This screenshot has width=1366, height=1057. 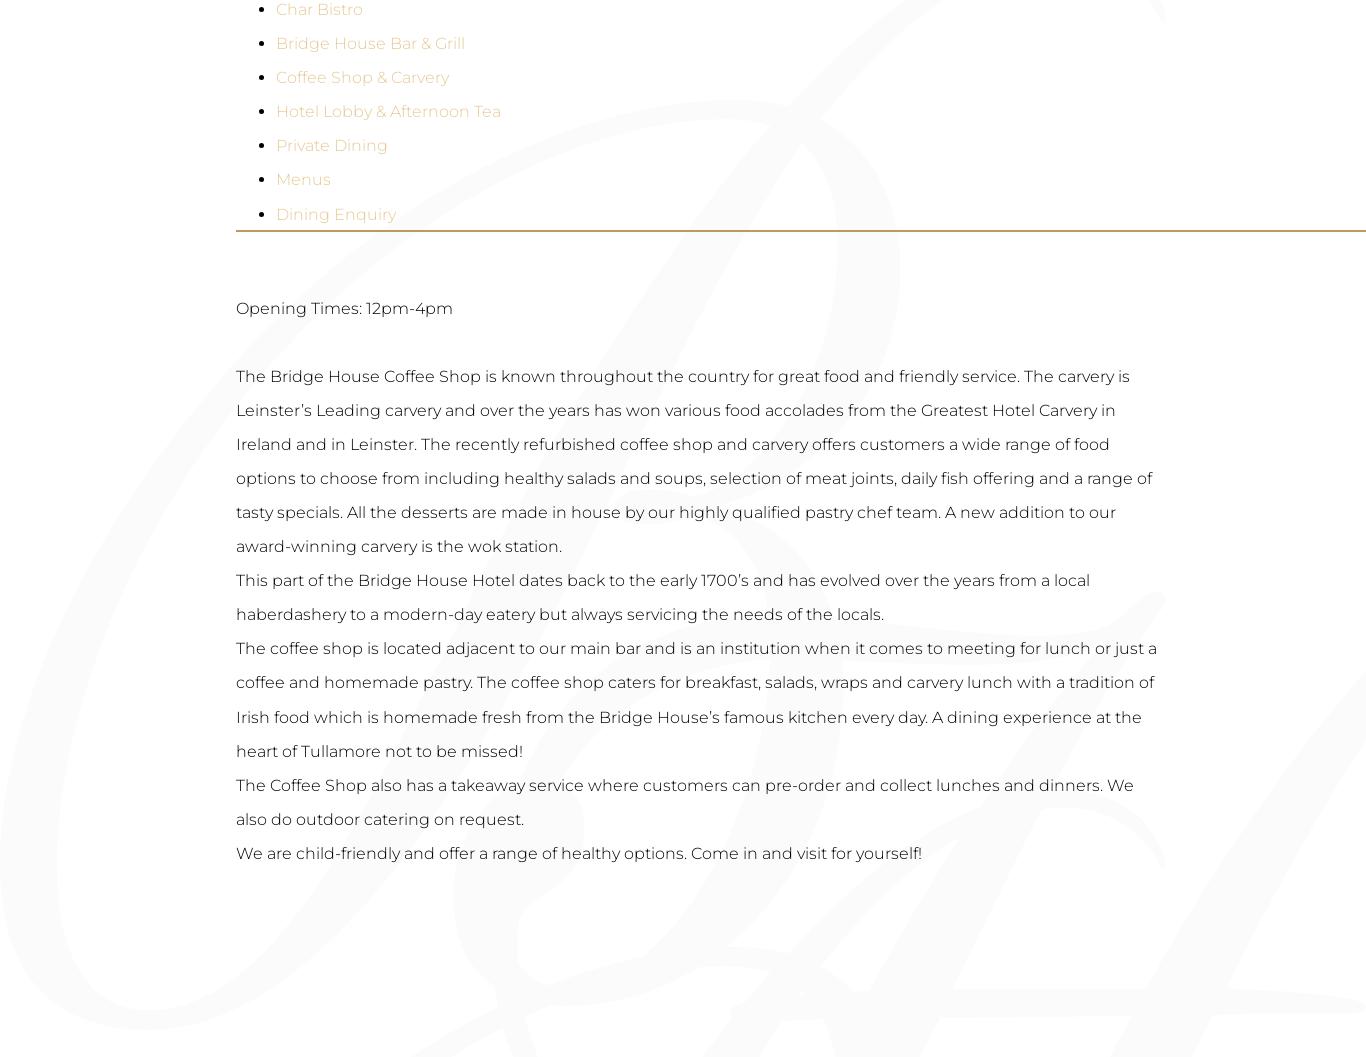 What do you see at coordinates (407, 681) in the screenshot?
I see `'Spa Days Out'` at bounding box center [407, 681].